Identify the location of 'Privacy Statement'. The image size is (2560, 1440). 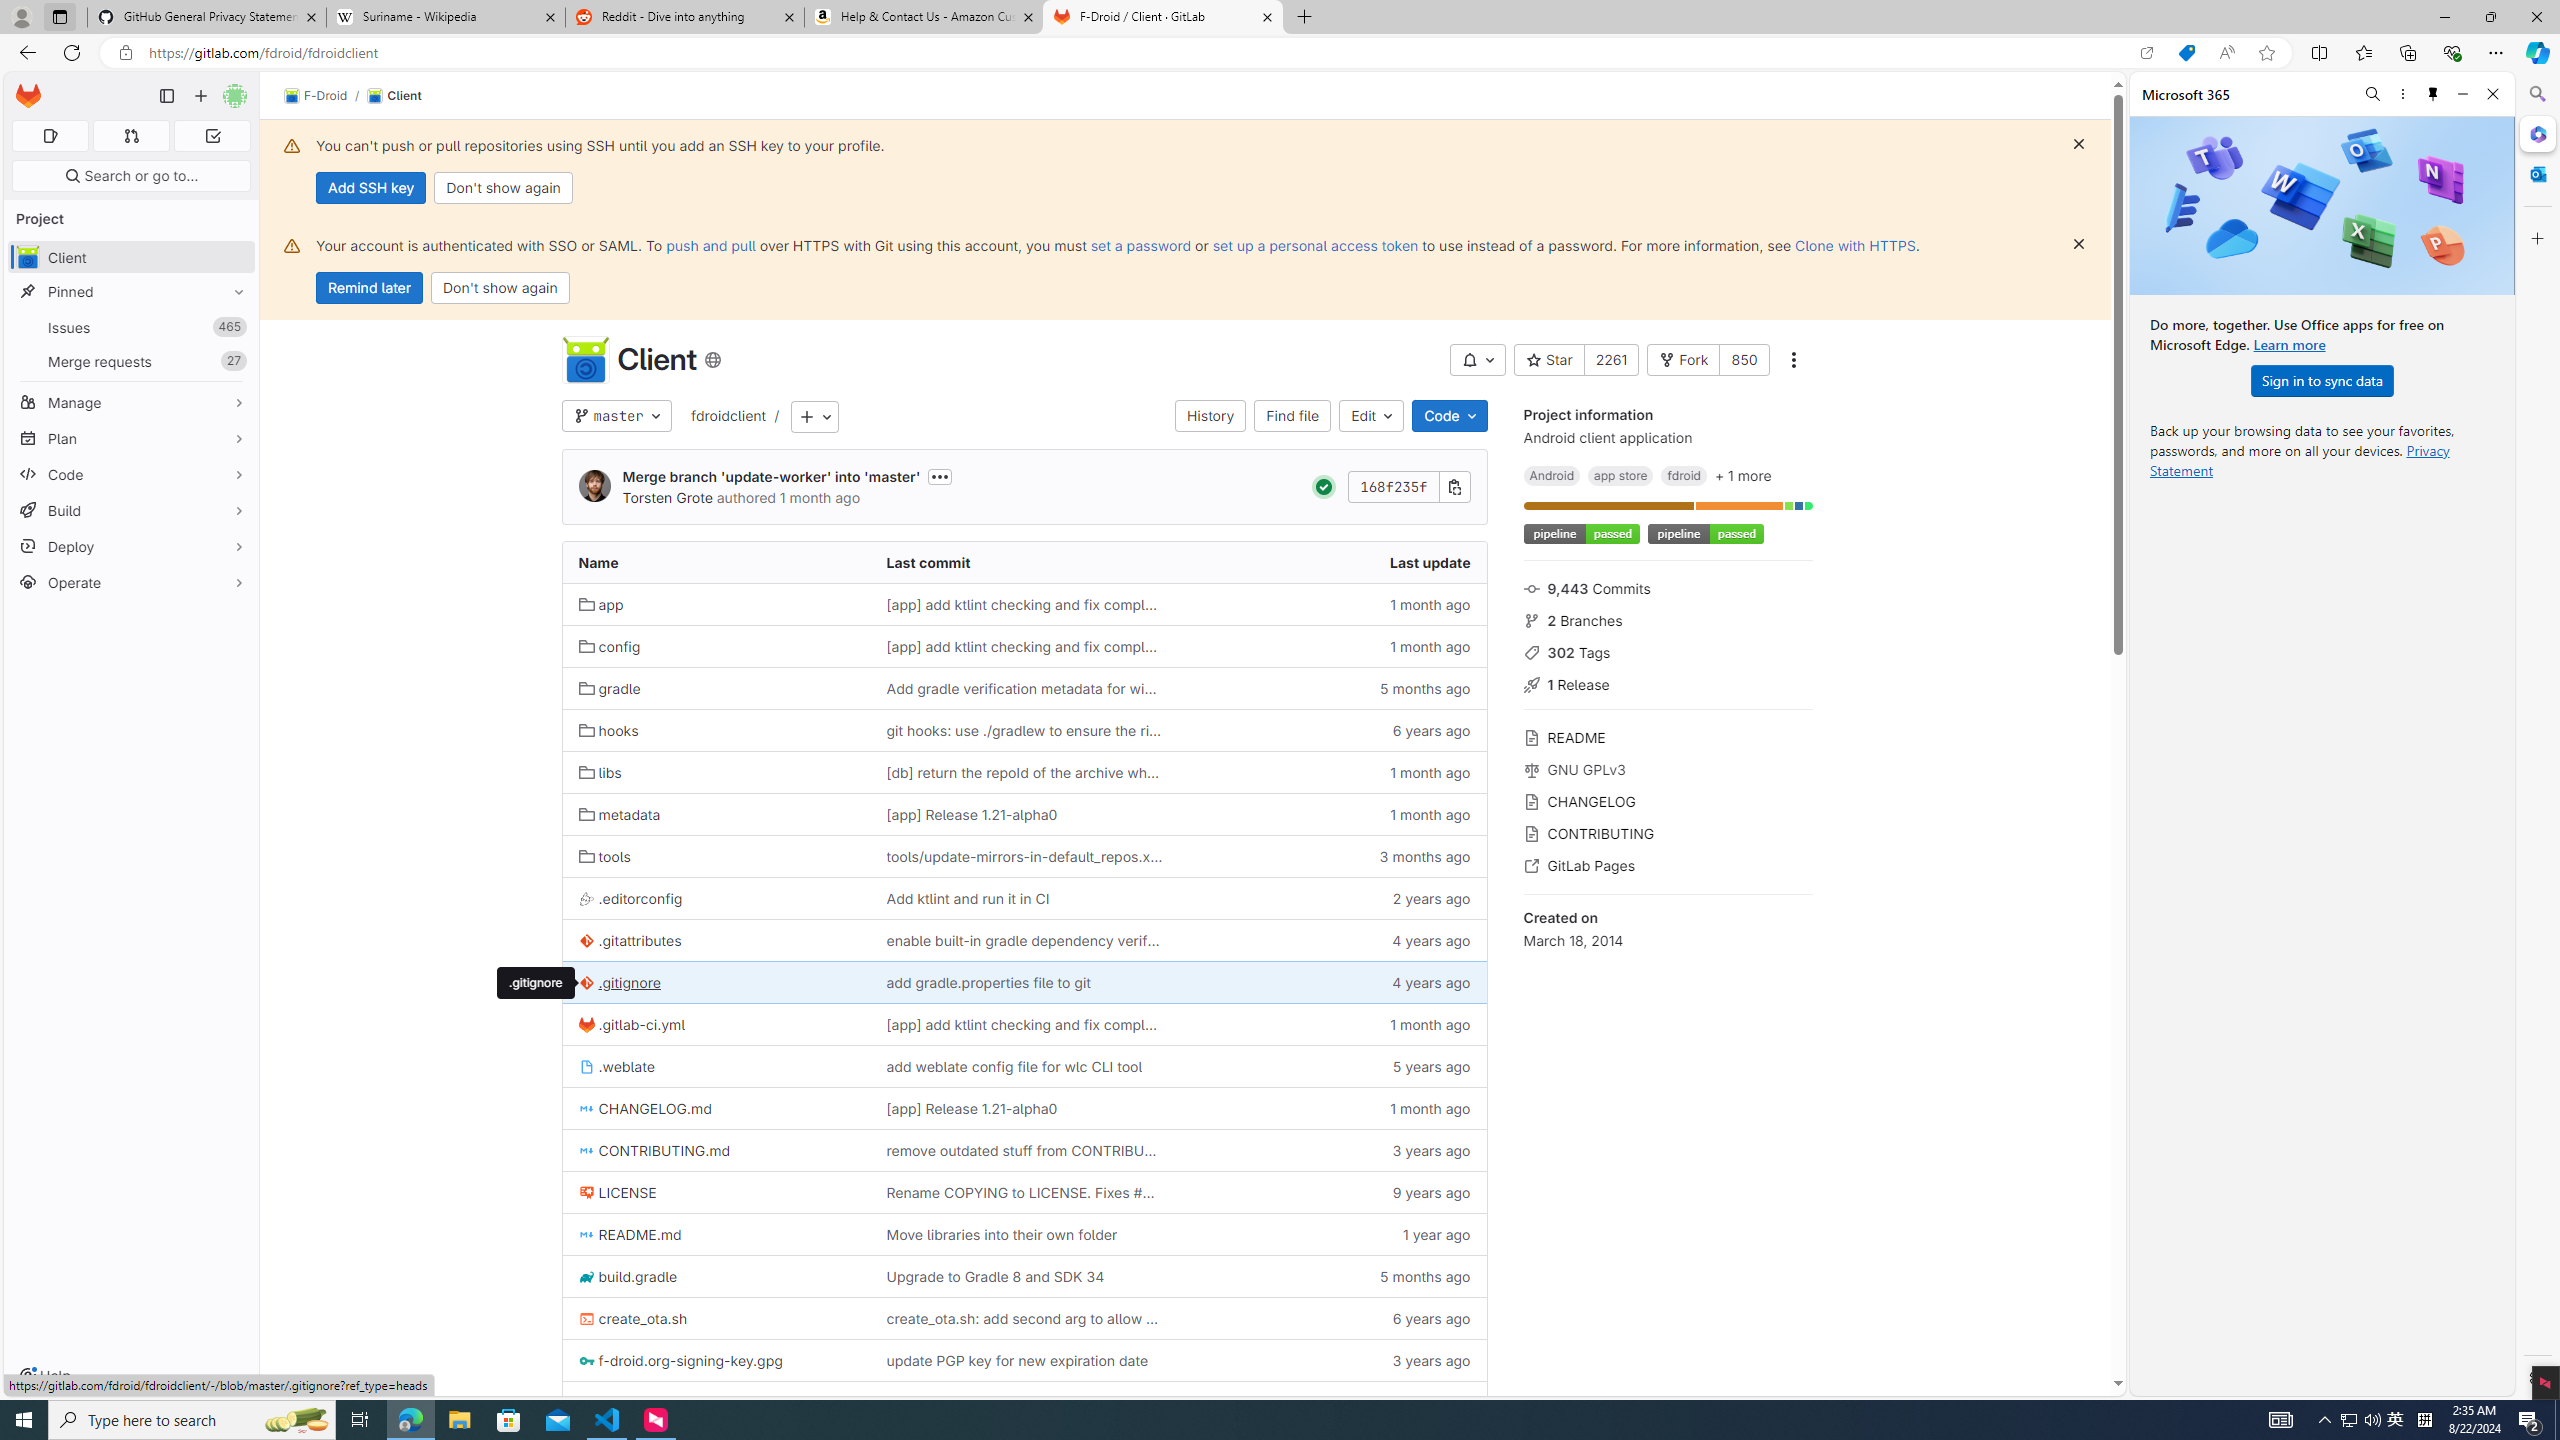
(2299, 459).